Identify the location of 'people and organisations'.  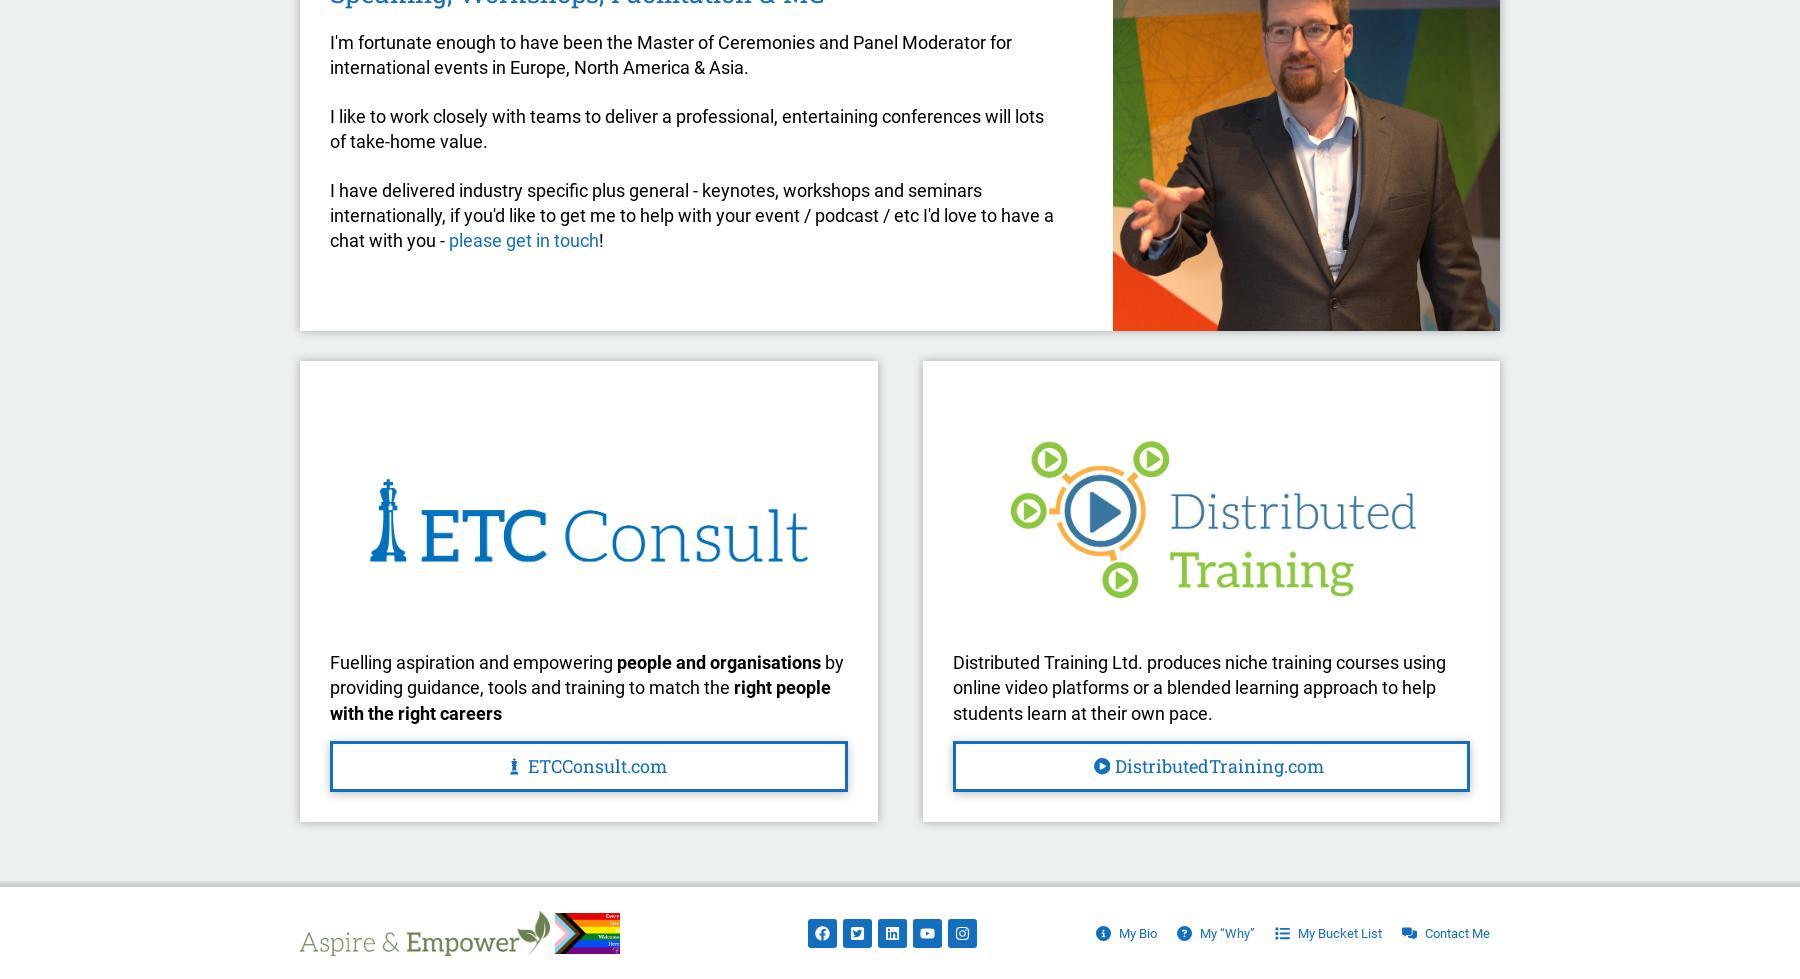
(617, 661).